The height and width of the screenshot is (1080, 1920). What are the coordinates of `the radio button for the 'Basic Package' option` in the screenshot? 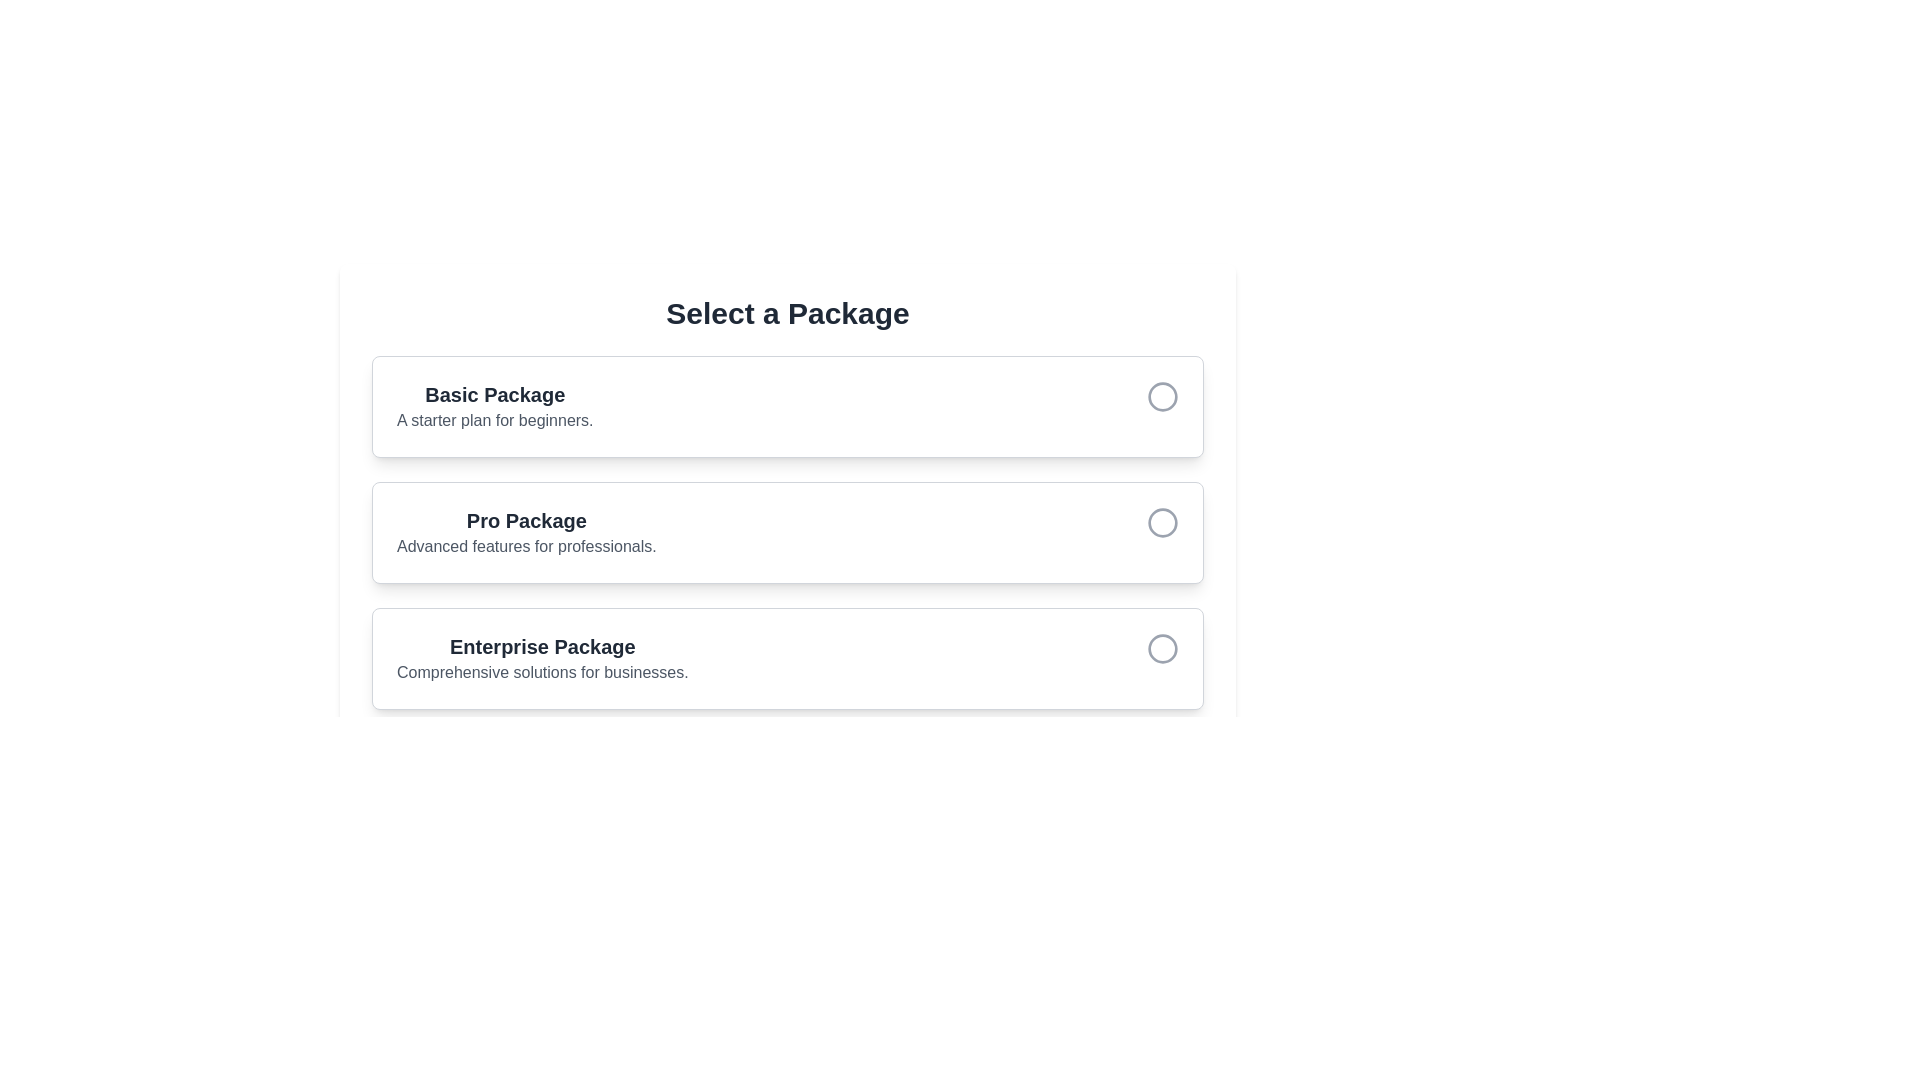 It's located at (1162, 406).